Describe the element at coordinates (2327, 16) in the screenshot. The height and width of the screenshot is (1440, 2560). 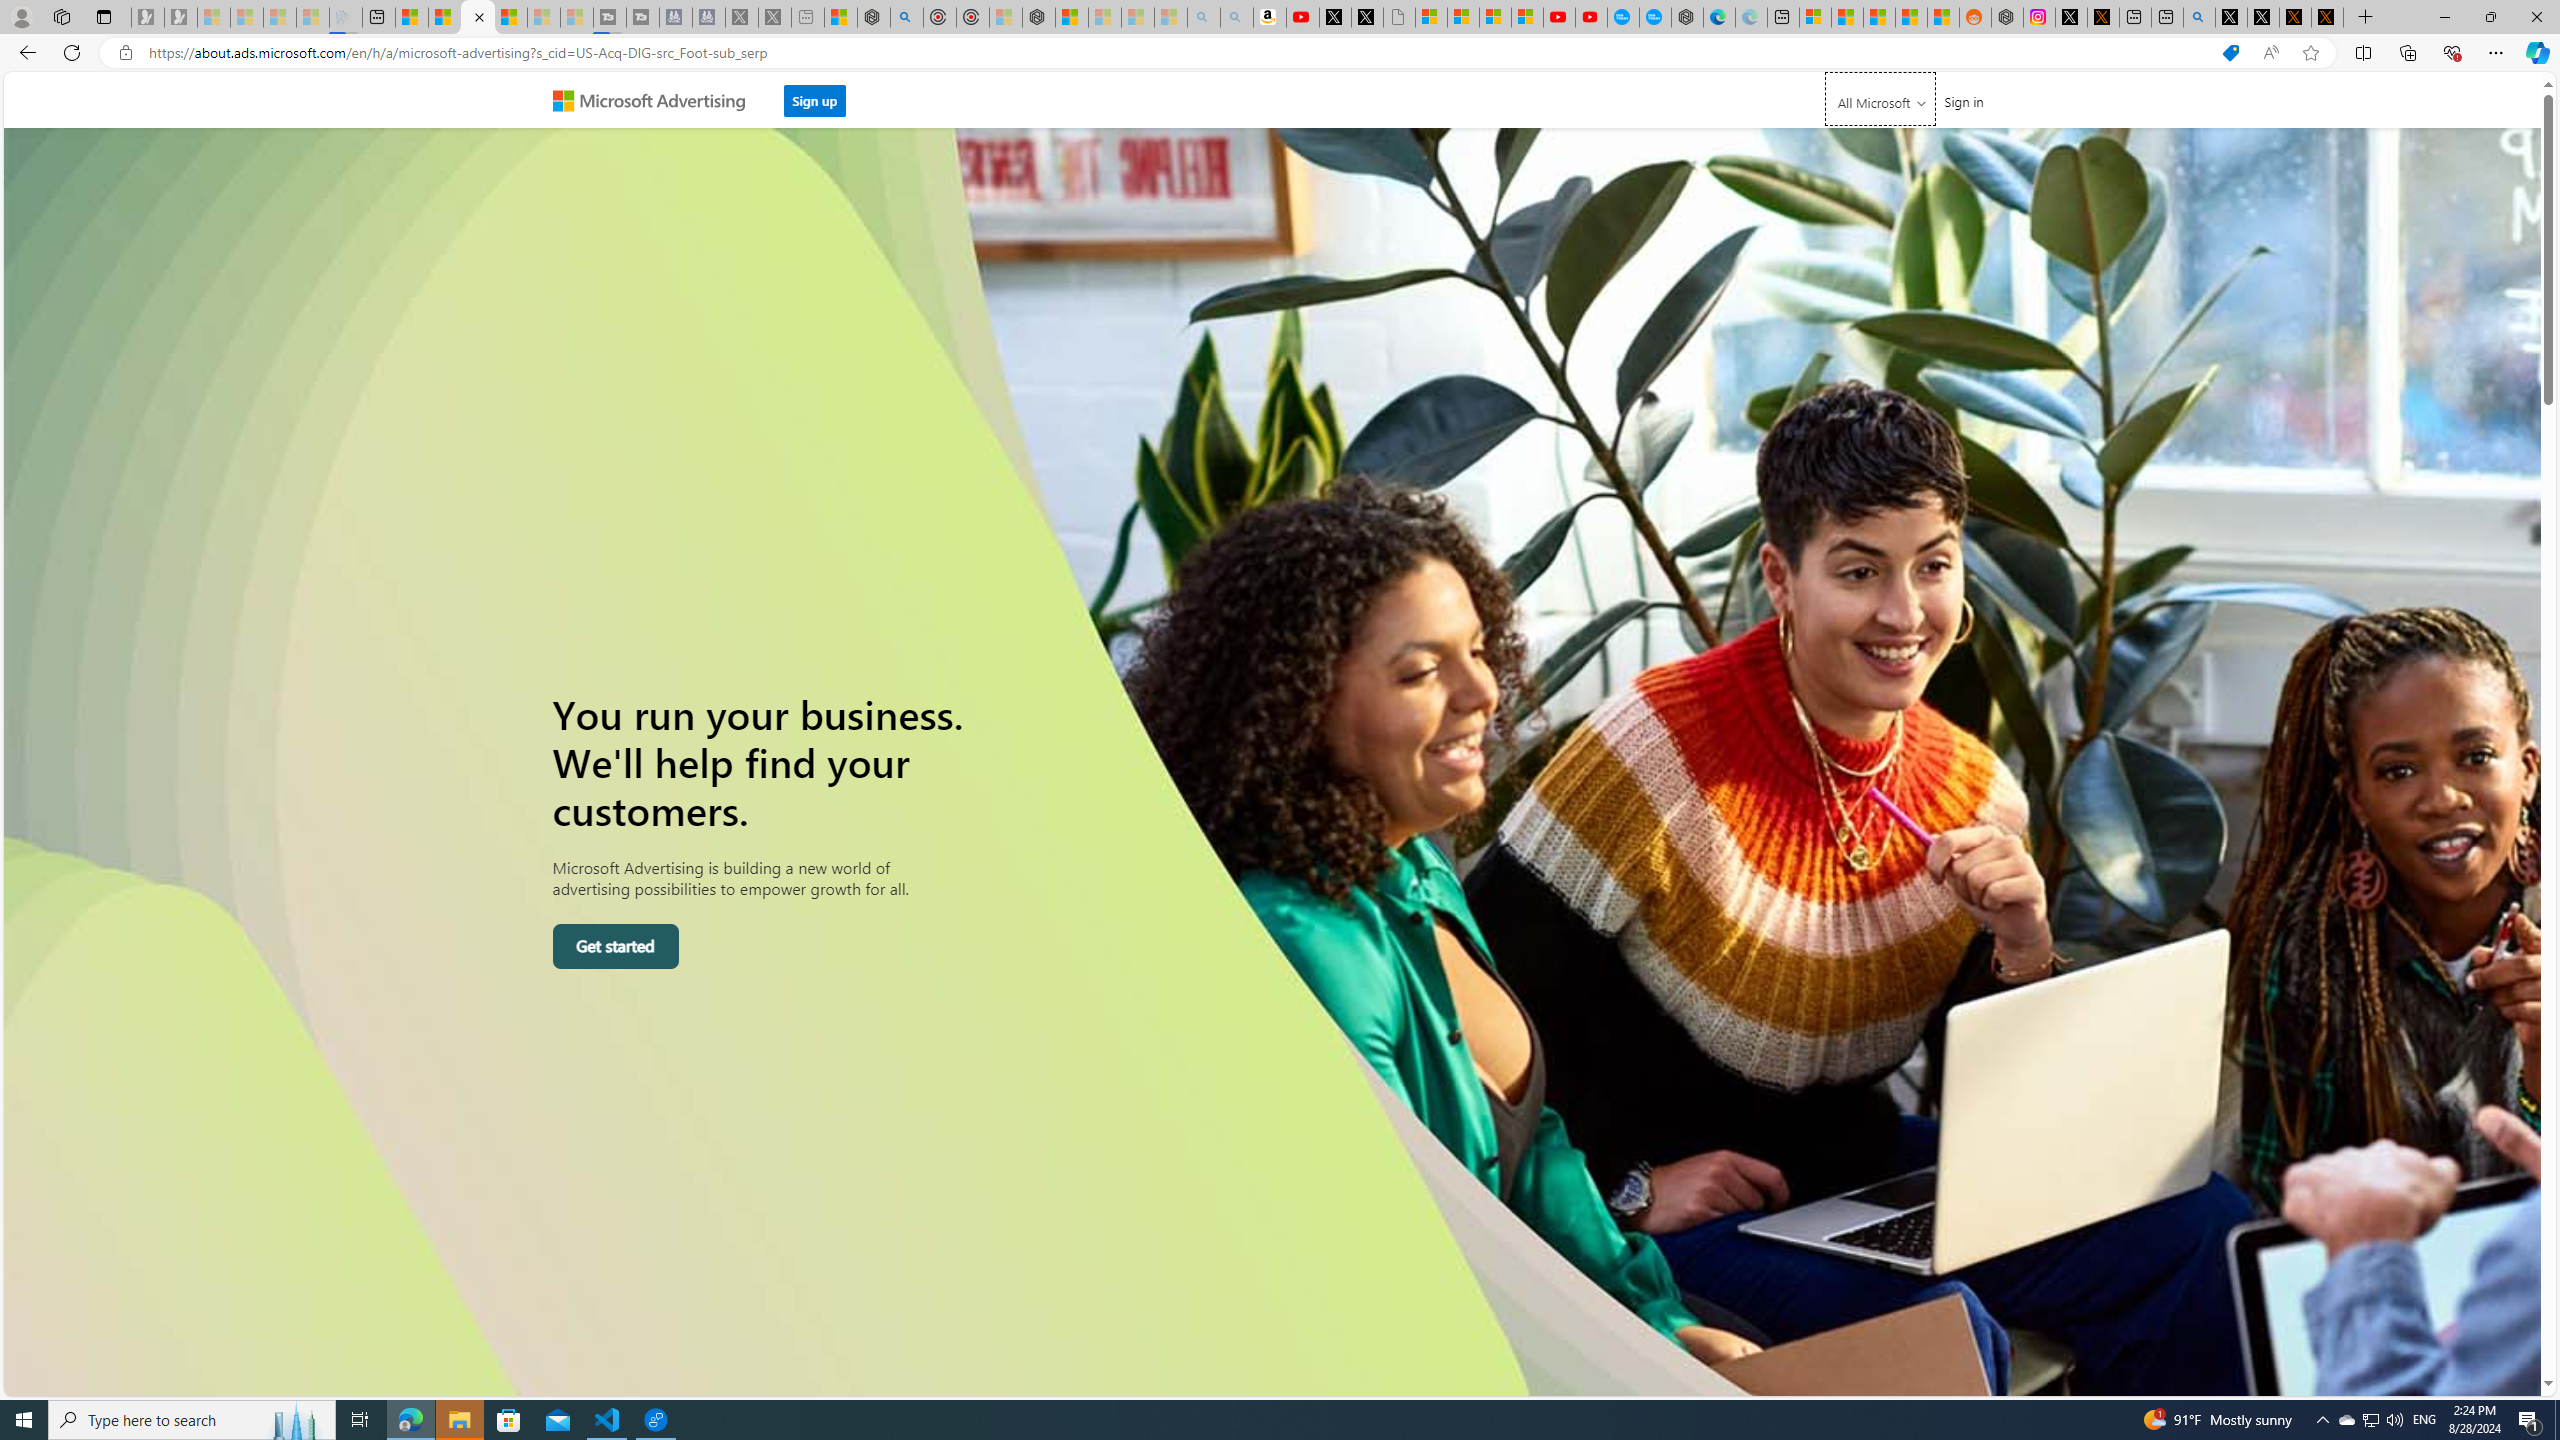
I see `'X Privacy Policy'` at that location.